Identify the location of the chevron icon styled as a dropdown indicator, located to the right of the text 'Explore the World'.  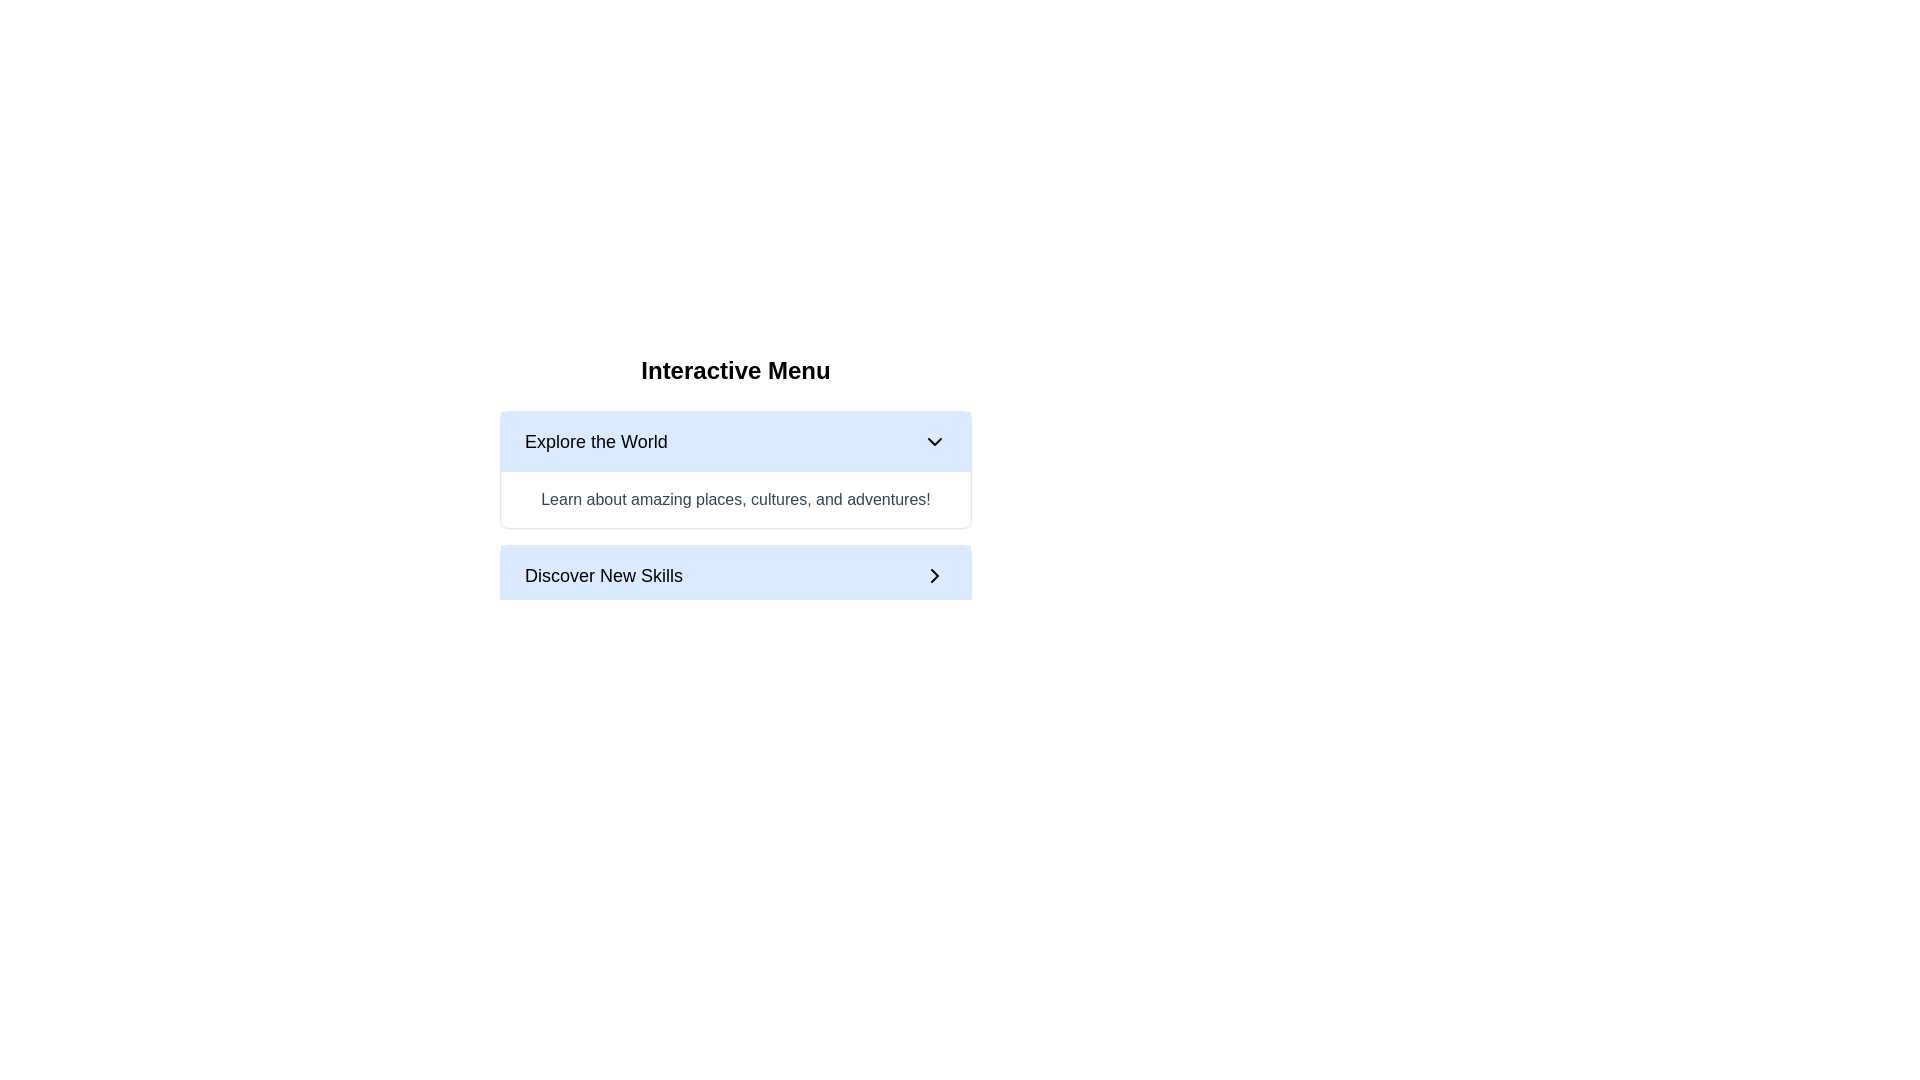
(934, 441).